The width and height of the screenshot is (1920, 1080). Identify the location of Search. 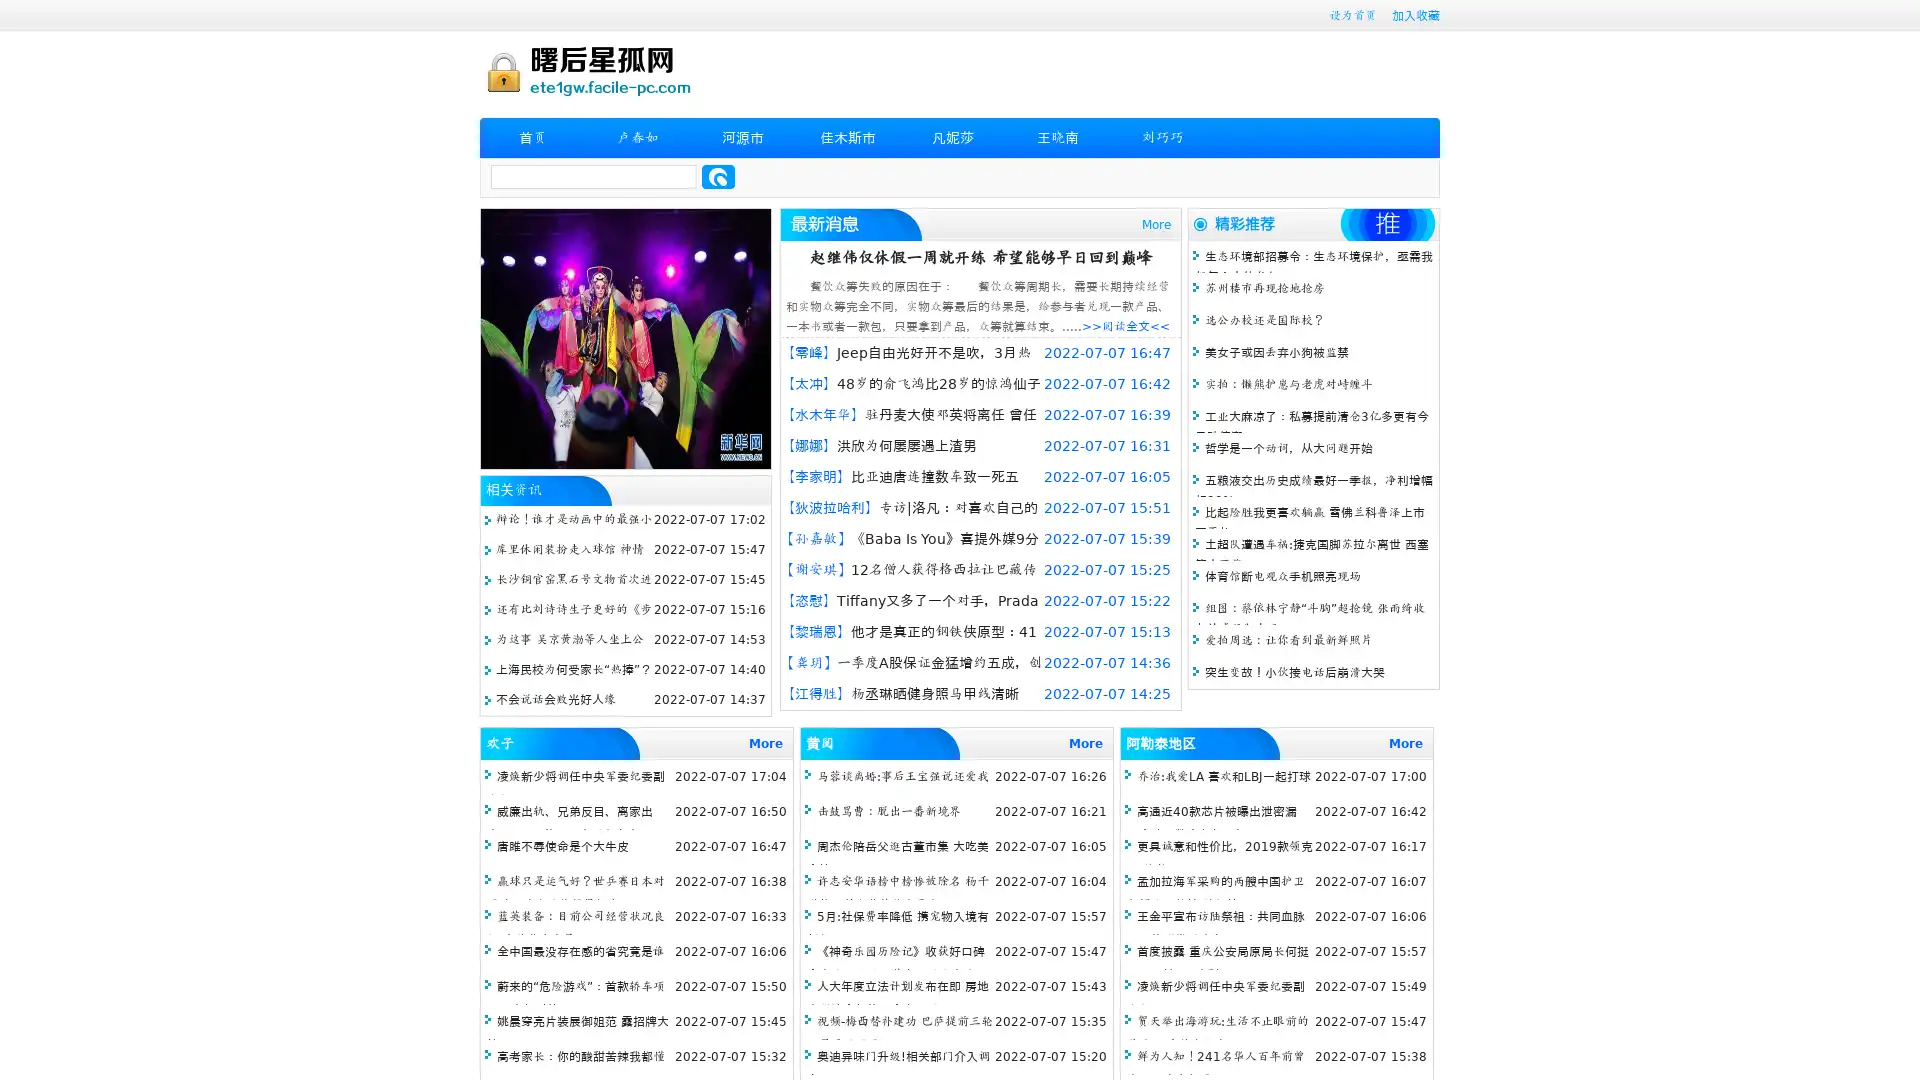
(718, 176).